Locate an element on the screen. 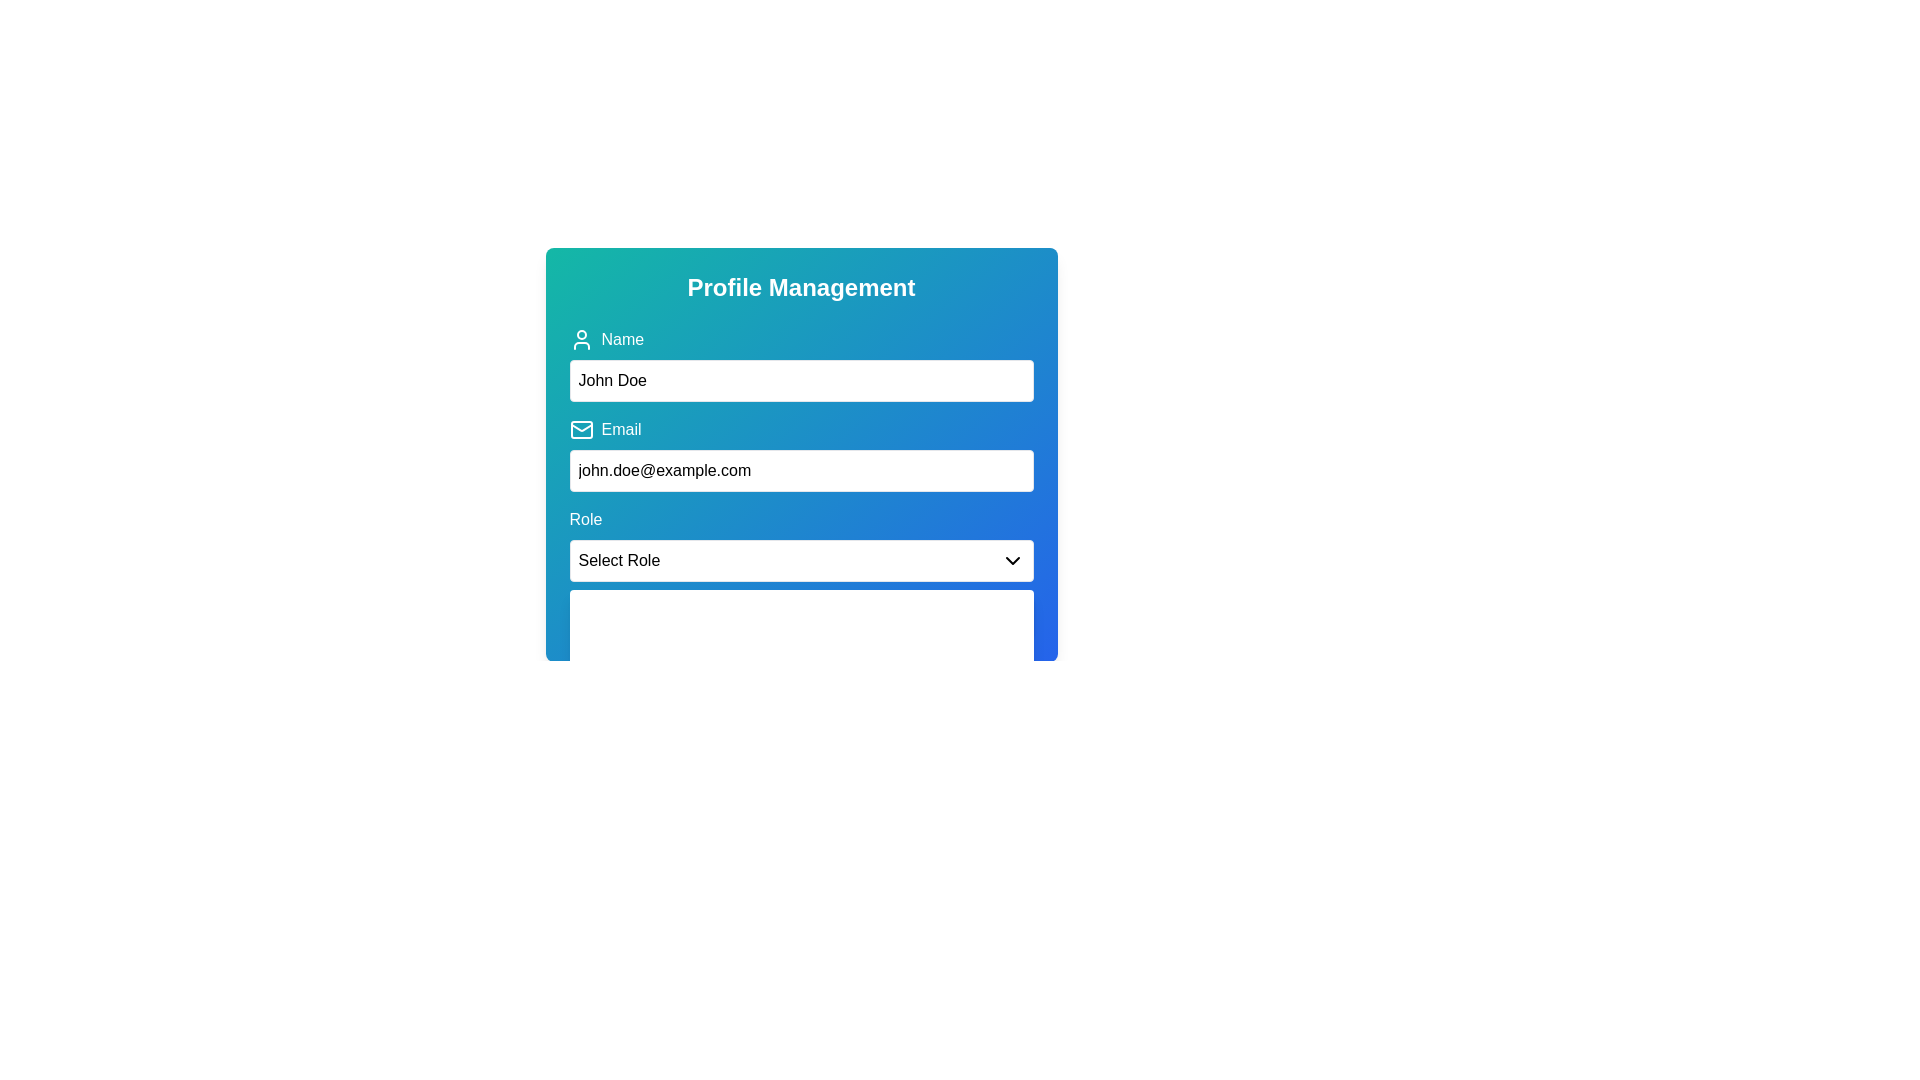 The width and height of the screenshot is (1920, 1080). the text label that indicates the purpose of the email input field, located above the input field with a mail icon to its left is located at coordinates (620, 428).